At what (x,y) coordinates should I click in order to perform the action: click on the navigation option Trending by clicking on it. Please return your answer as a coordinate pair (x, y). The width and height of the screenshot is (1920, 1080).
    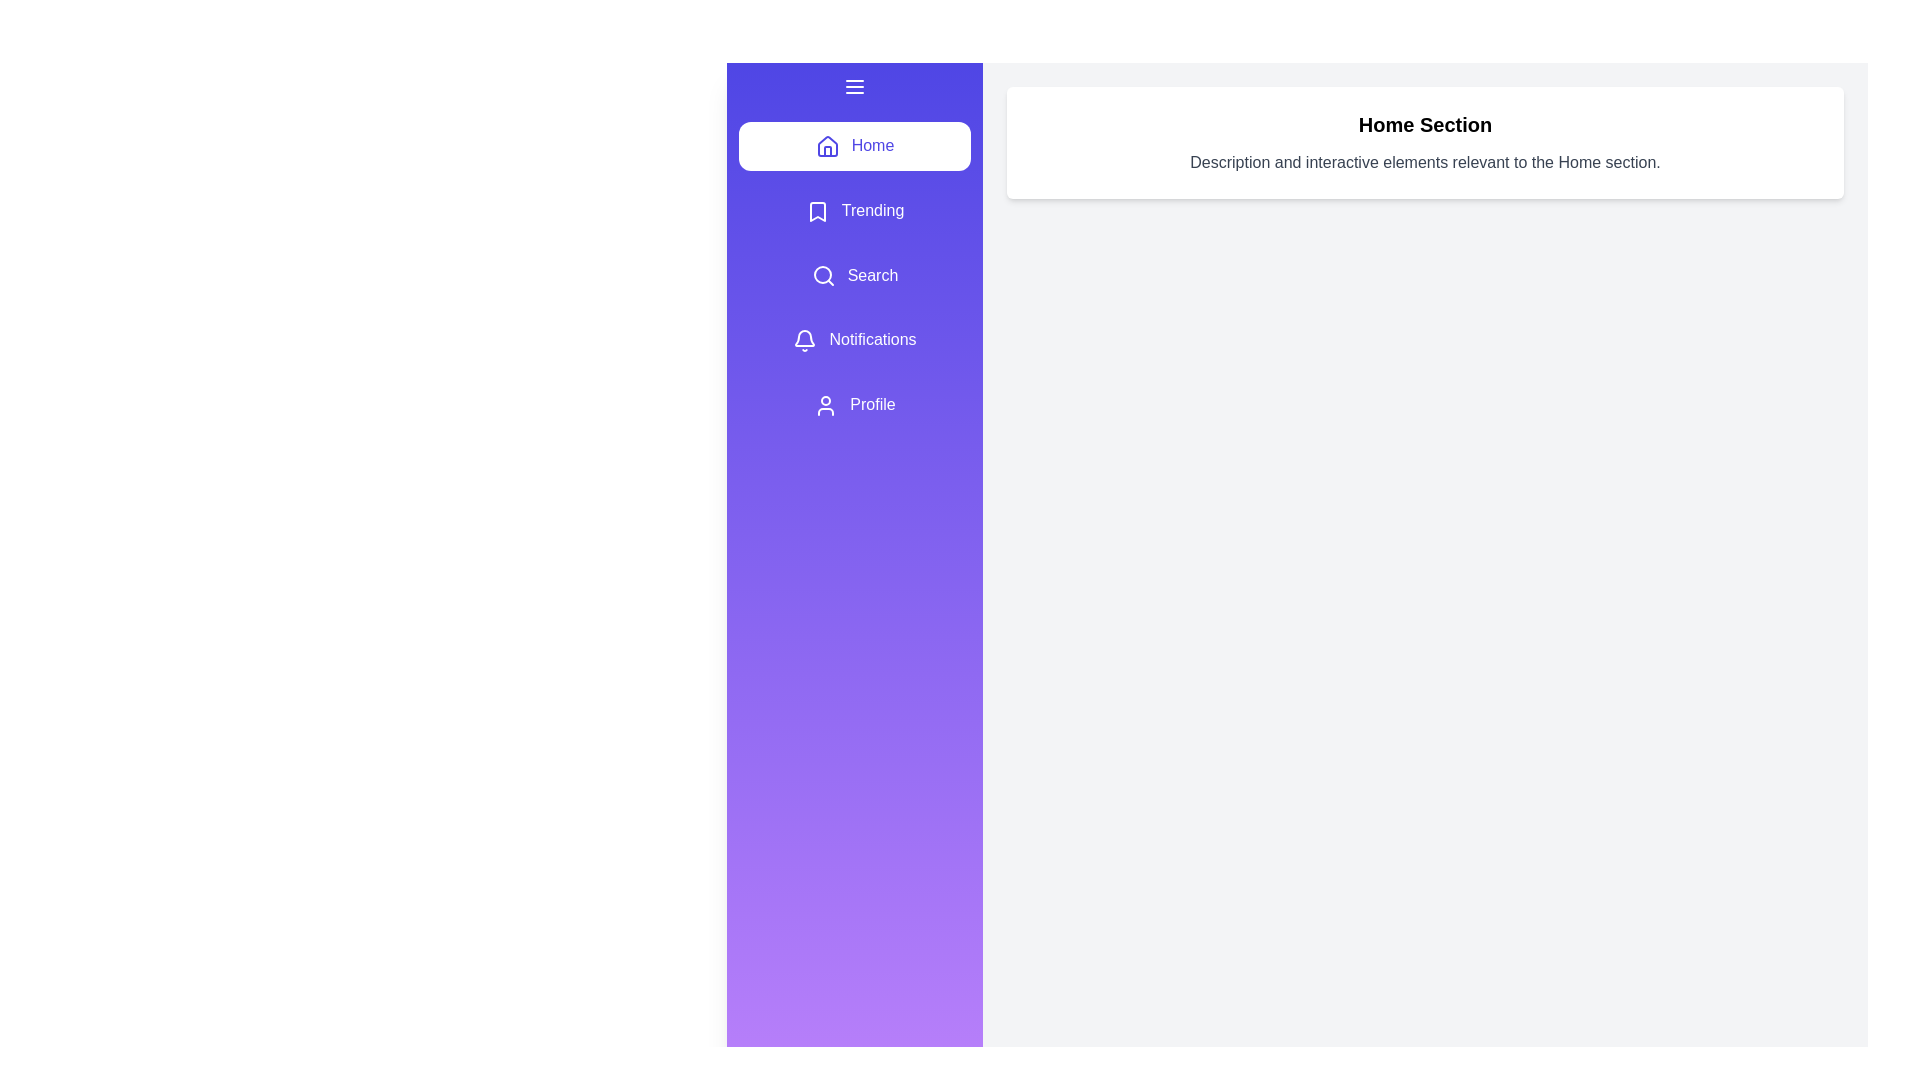
    Looking at the image, I should click on (854, 211).